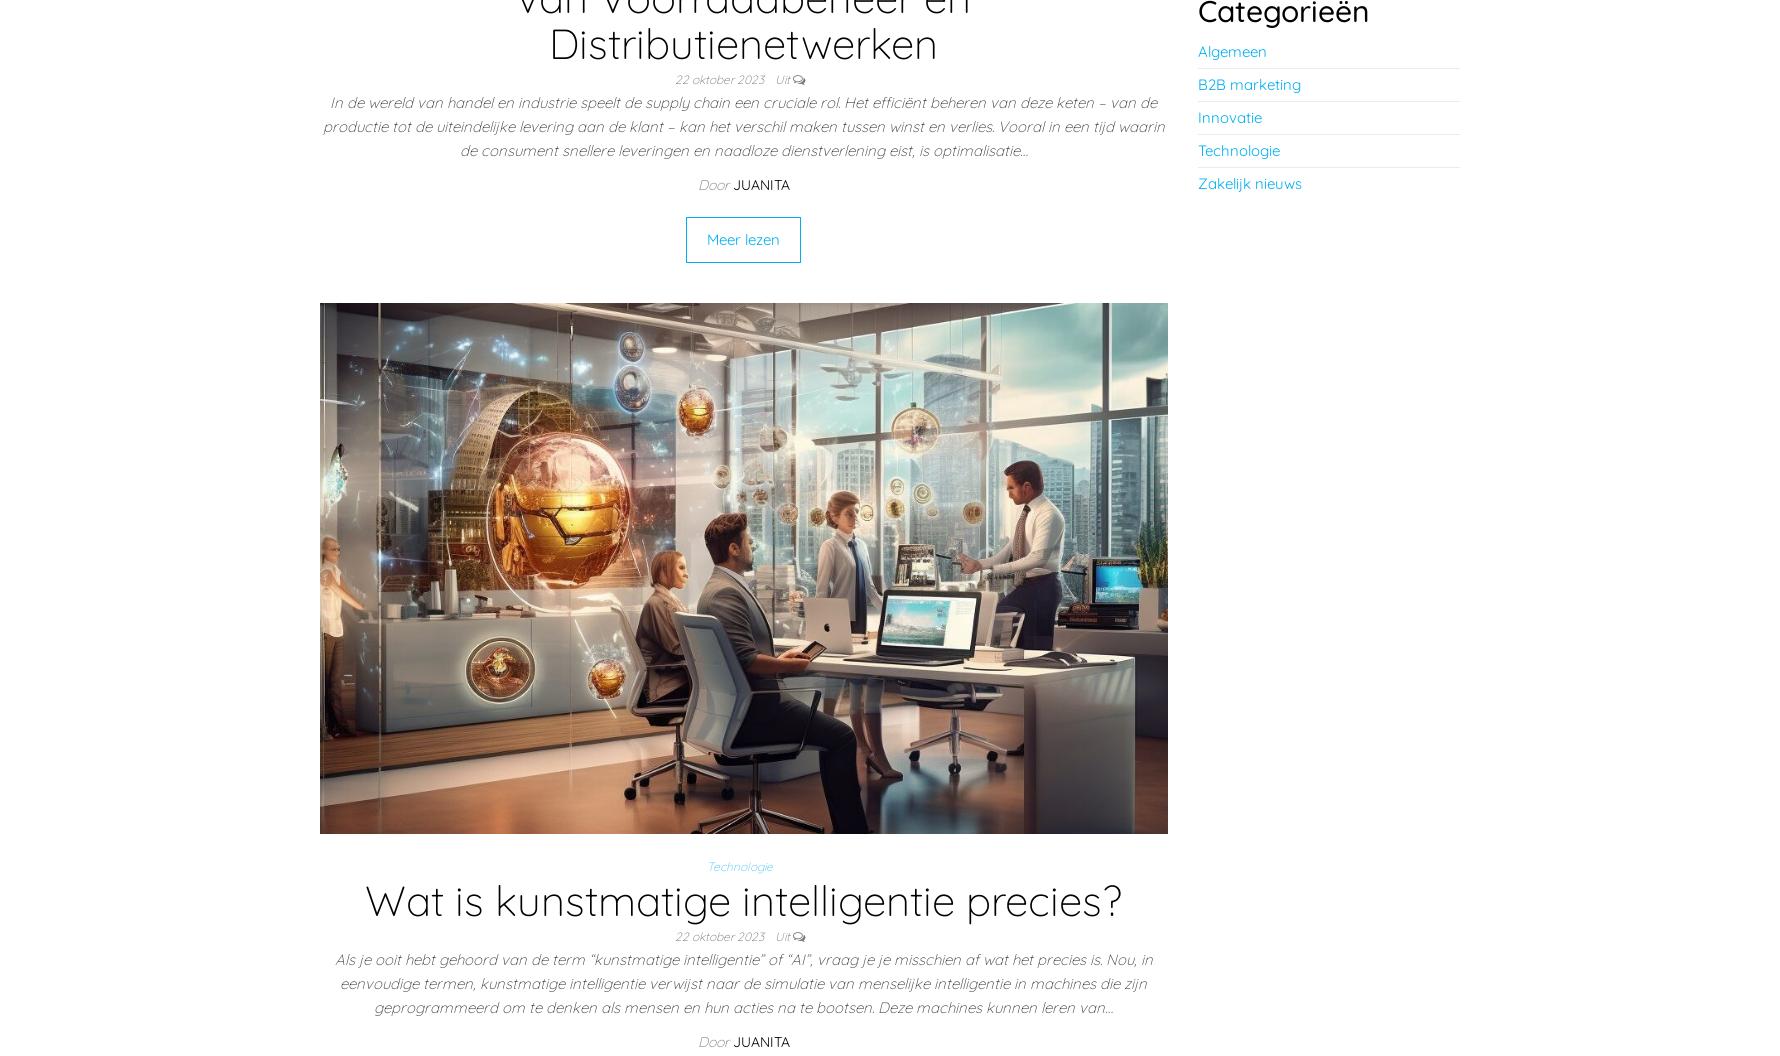  Describe the element at coordinates (742, 983) in the screenshot. I see `'Als je ooit hebt gehoord van de term “kunstmatige intelligentie” of “AI”, vraag je je misschien af wat het precies is. Nou, in eenvoudige termen, kunstmatige intelligentie verwijst naar de simulatie van menselijke intelligentie in machines die zijn geprogrammeerd om te denken als mensen en hun acties na te bootsen. Deze machines kunnen leren van…'` at that location.